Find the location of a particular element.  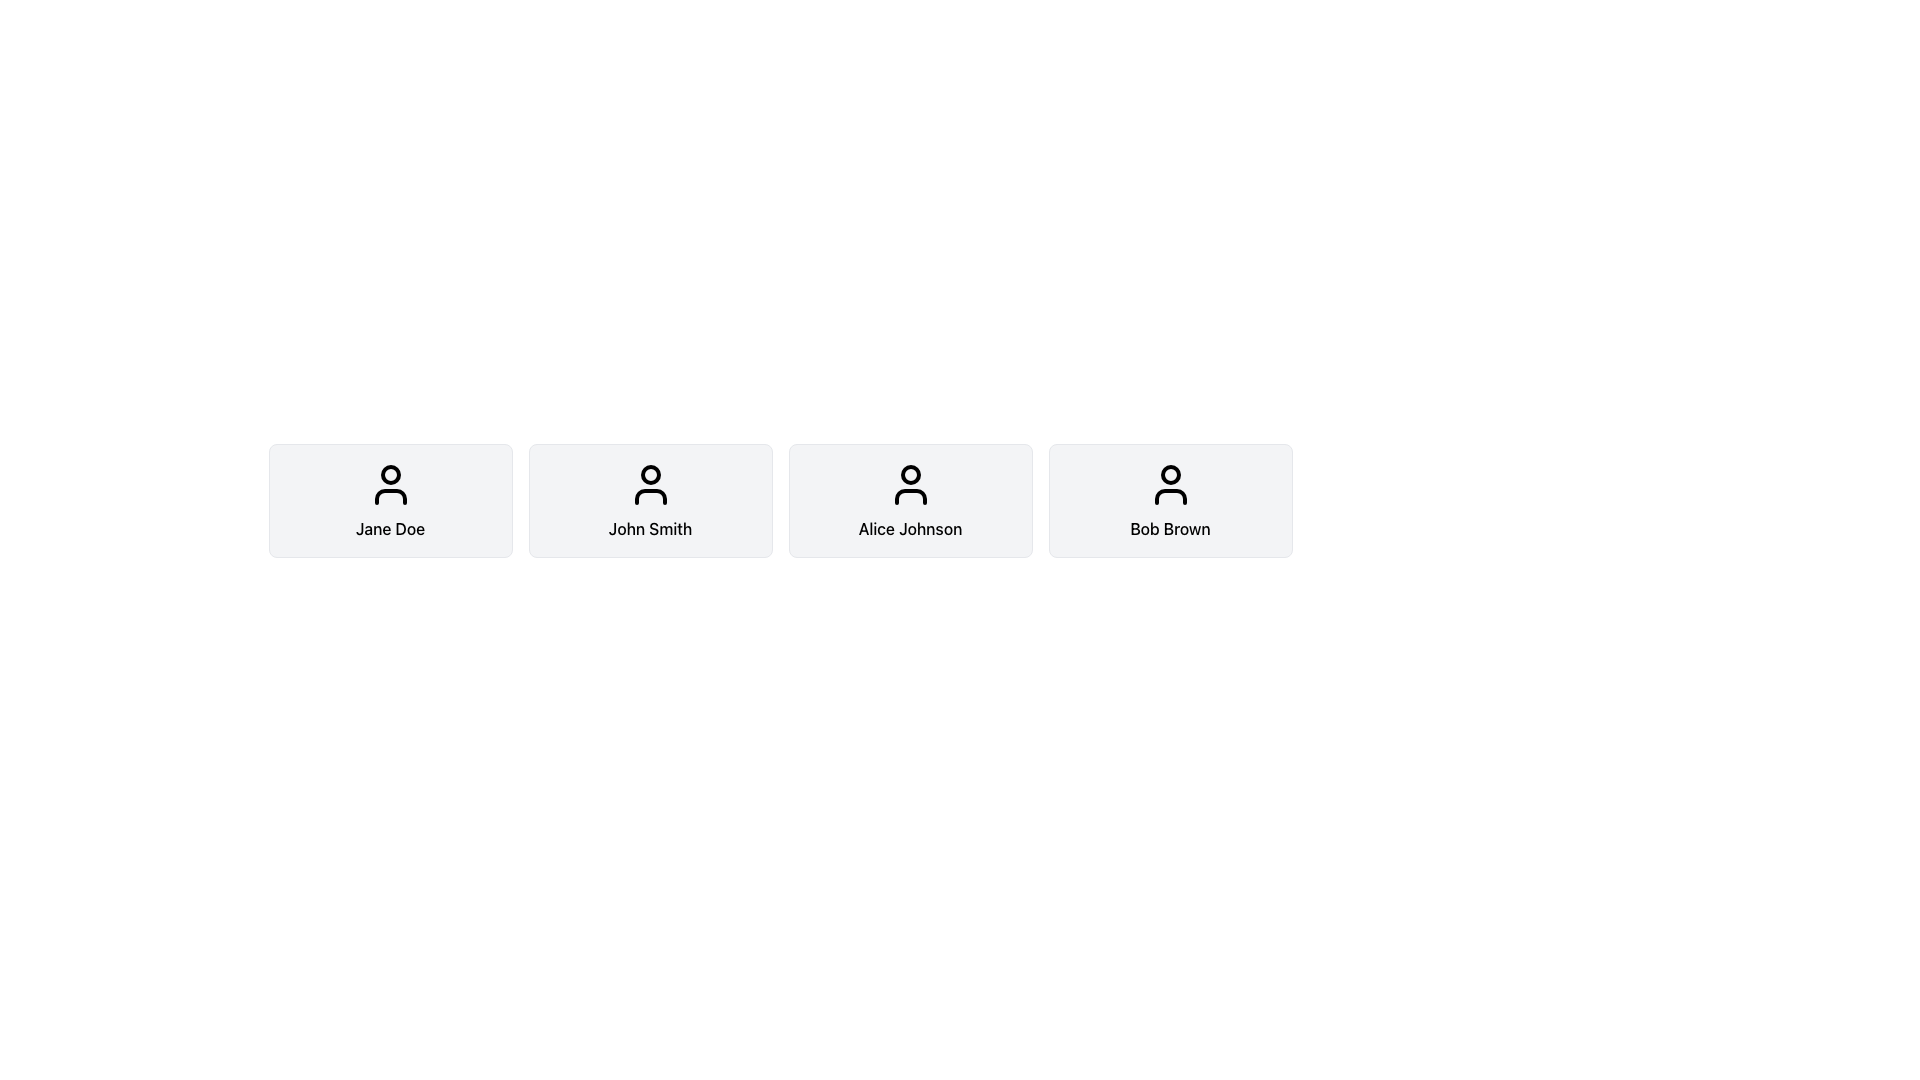

the user icon, which is a circular head with shoulders, located at the top center of the profile card labeled 'John Smith' is located at coordinates (650, 485).